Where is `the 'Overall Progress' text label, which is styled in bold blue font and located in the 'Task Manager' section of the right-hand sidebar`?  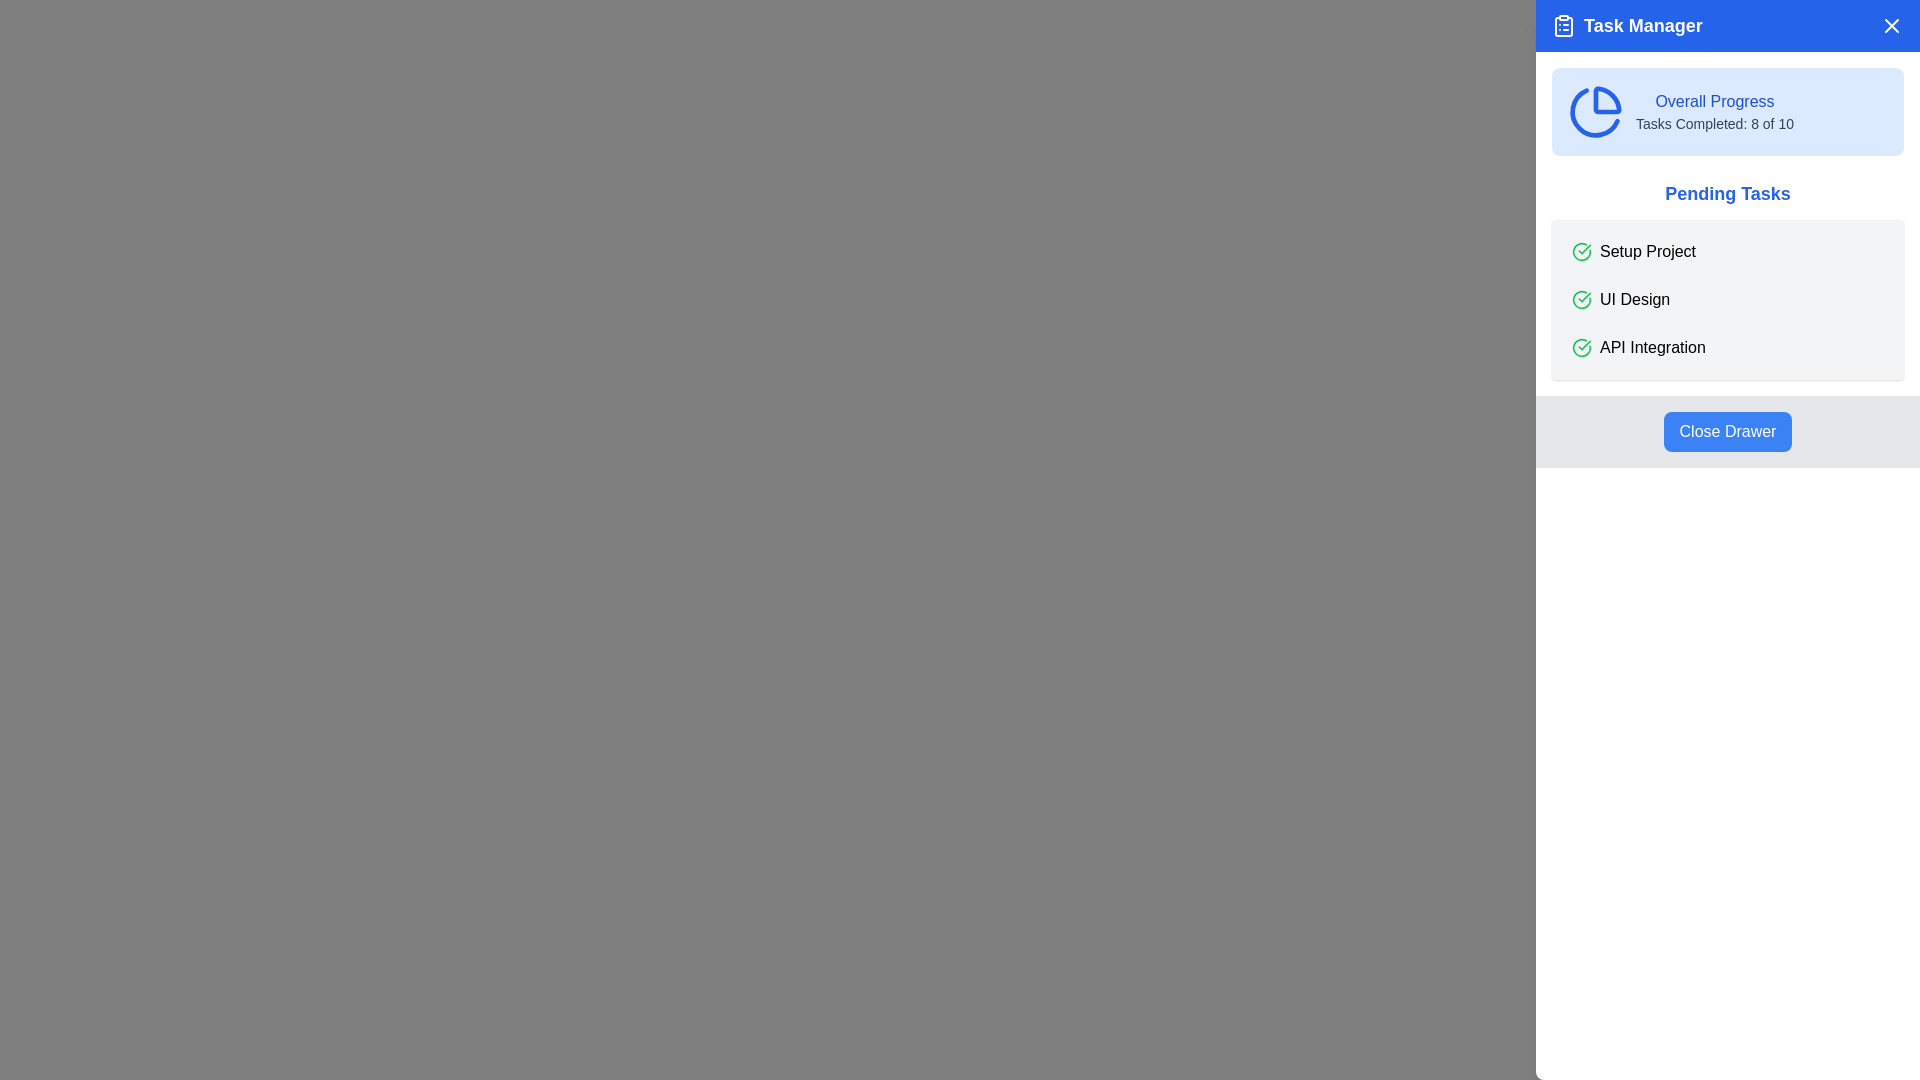
the 'Overall Progress' text label, which is styled in bold blue font and located in the 'Task Manager' section of the right-hand sidebar is located at coordinates (1713, 101).